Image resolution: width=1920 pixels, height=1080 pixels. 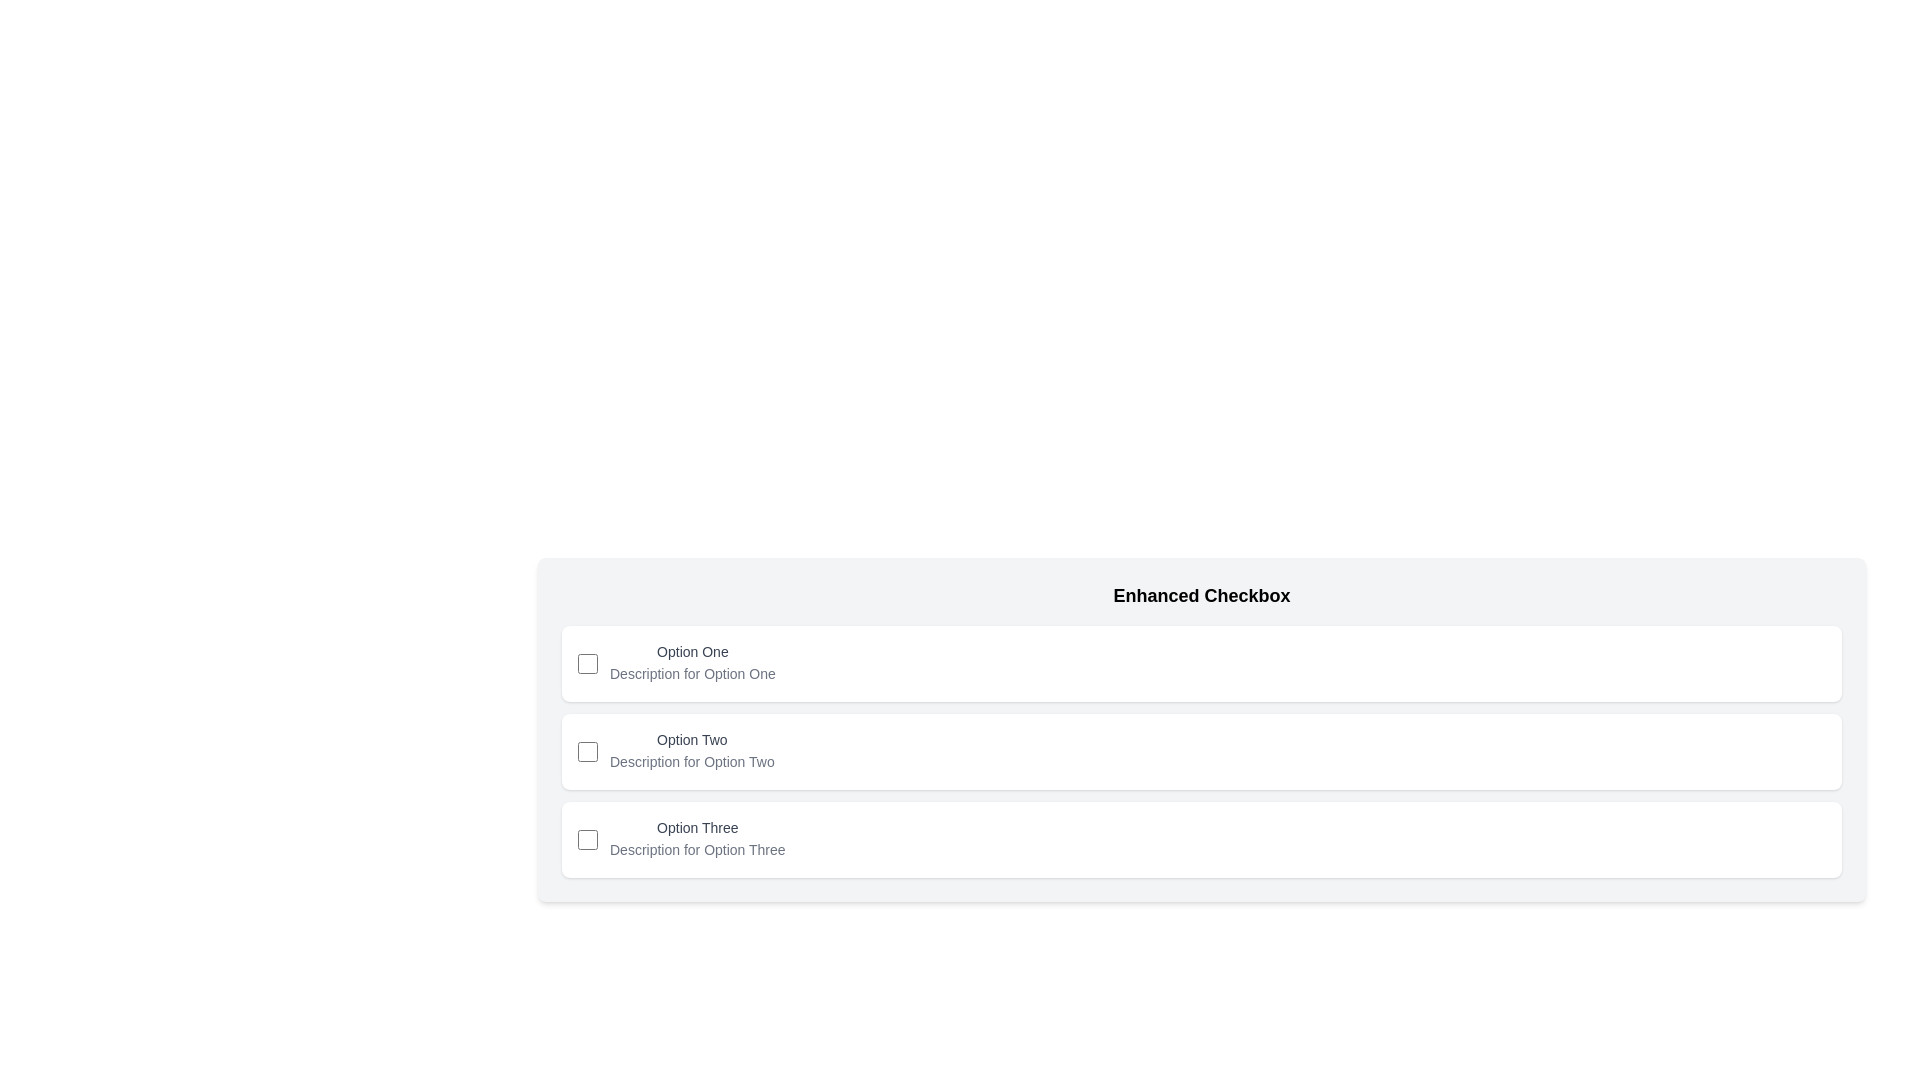 What do you see at coordinates (692, 740) in the screenshot?
I see `the text label named 'Option Two', which is the second item in a series of three options, located between 'Option One' and 'Option Three'` at bounding box center [692, 740].